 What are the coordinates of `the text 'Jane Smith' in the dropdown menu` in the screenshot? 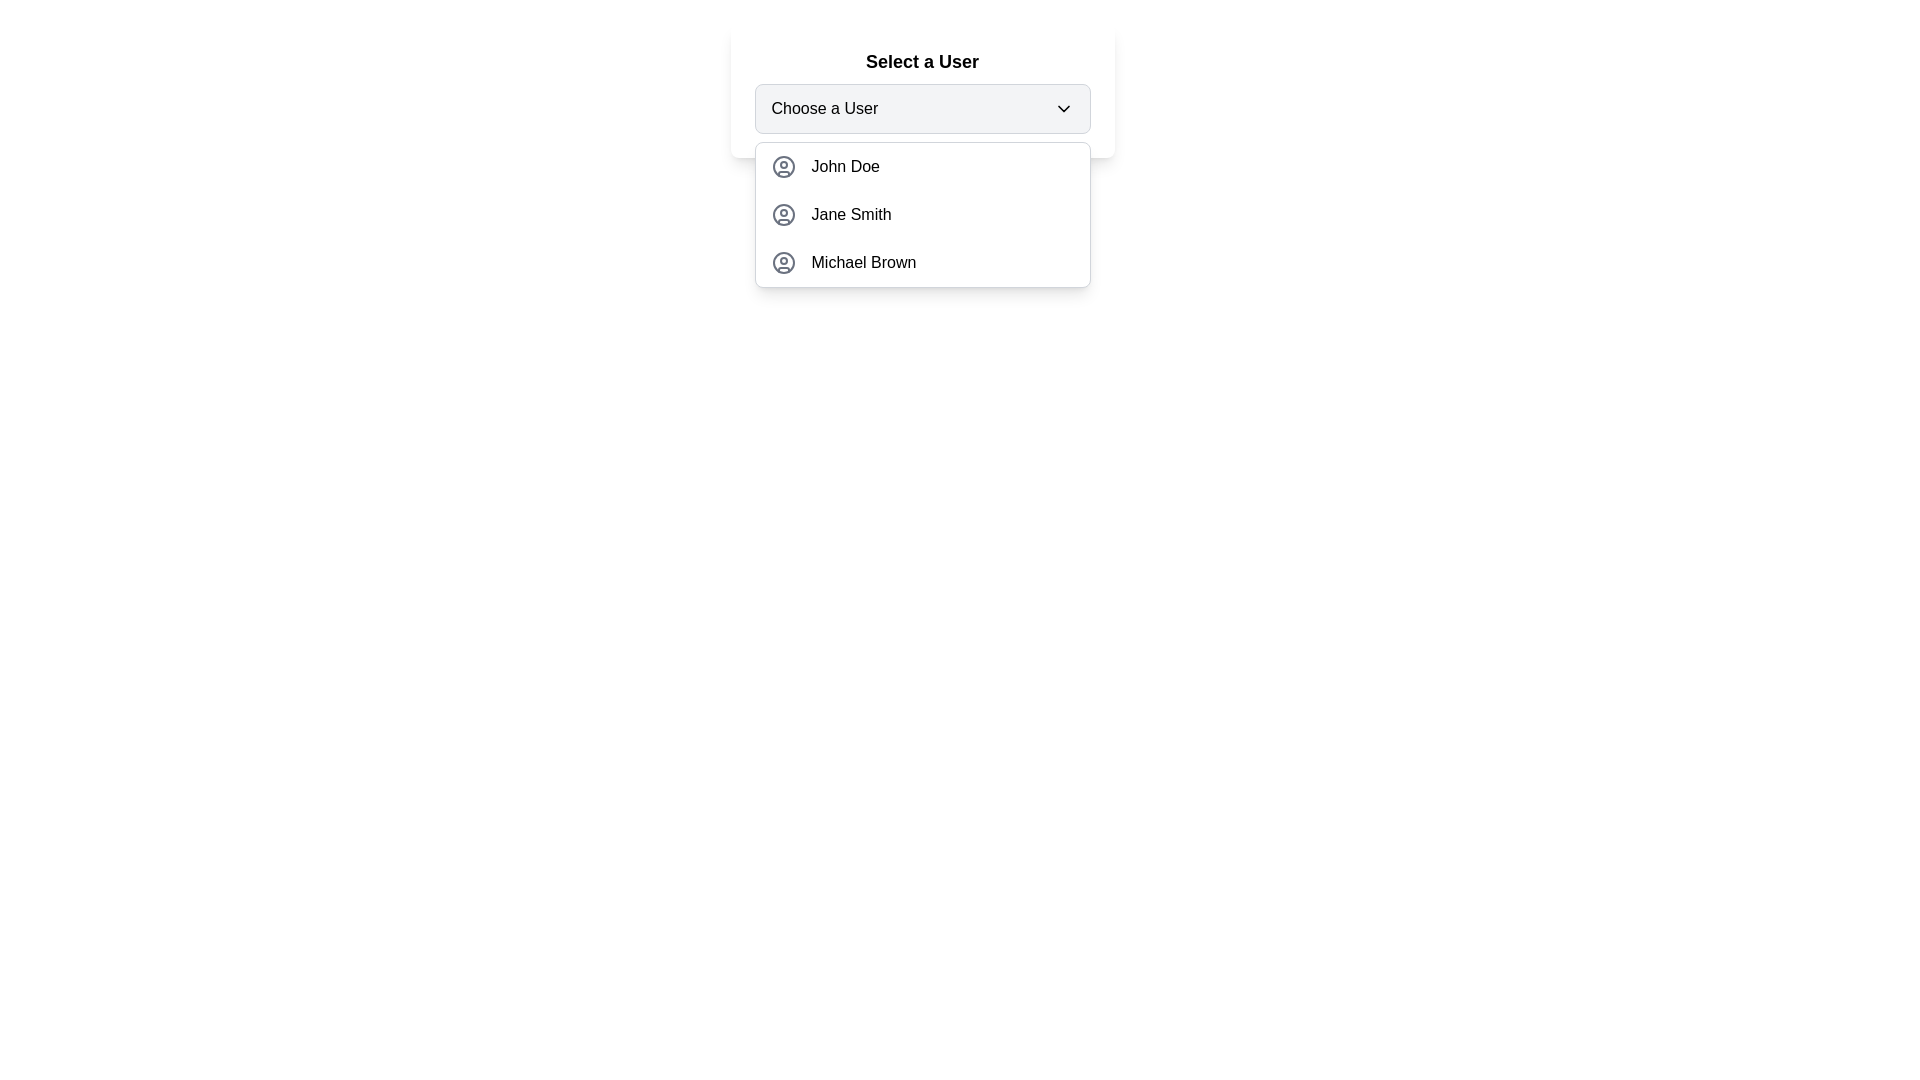 It's located at (851, 215).